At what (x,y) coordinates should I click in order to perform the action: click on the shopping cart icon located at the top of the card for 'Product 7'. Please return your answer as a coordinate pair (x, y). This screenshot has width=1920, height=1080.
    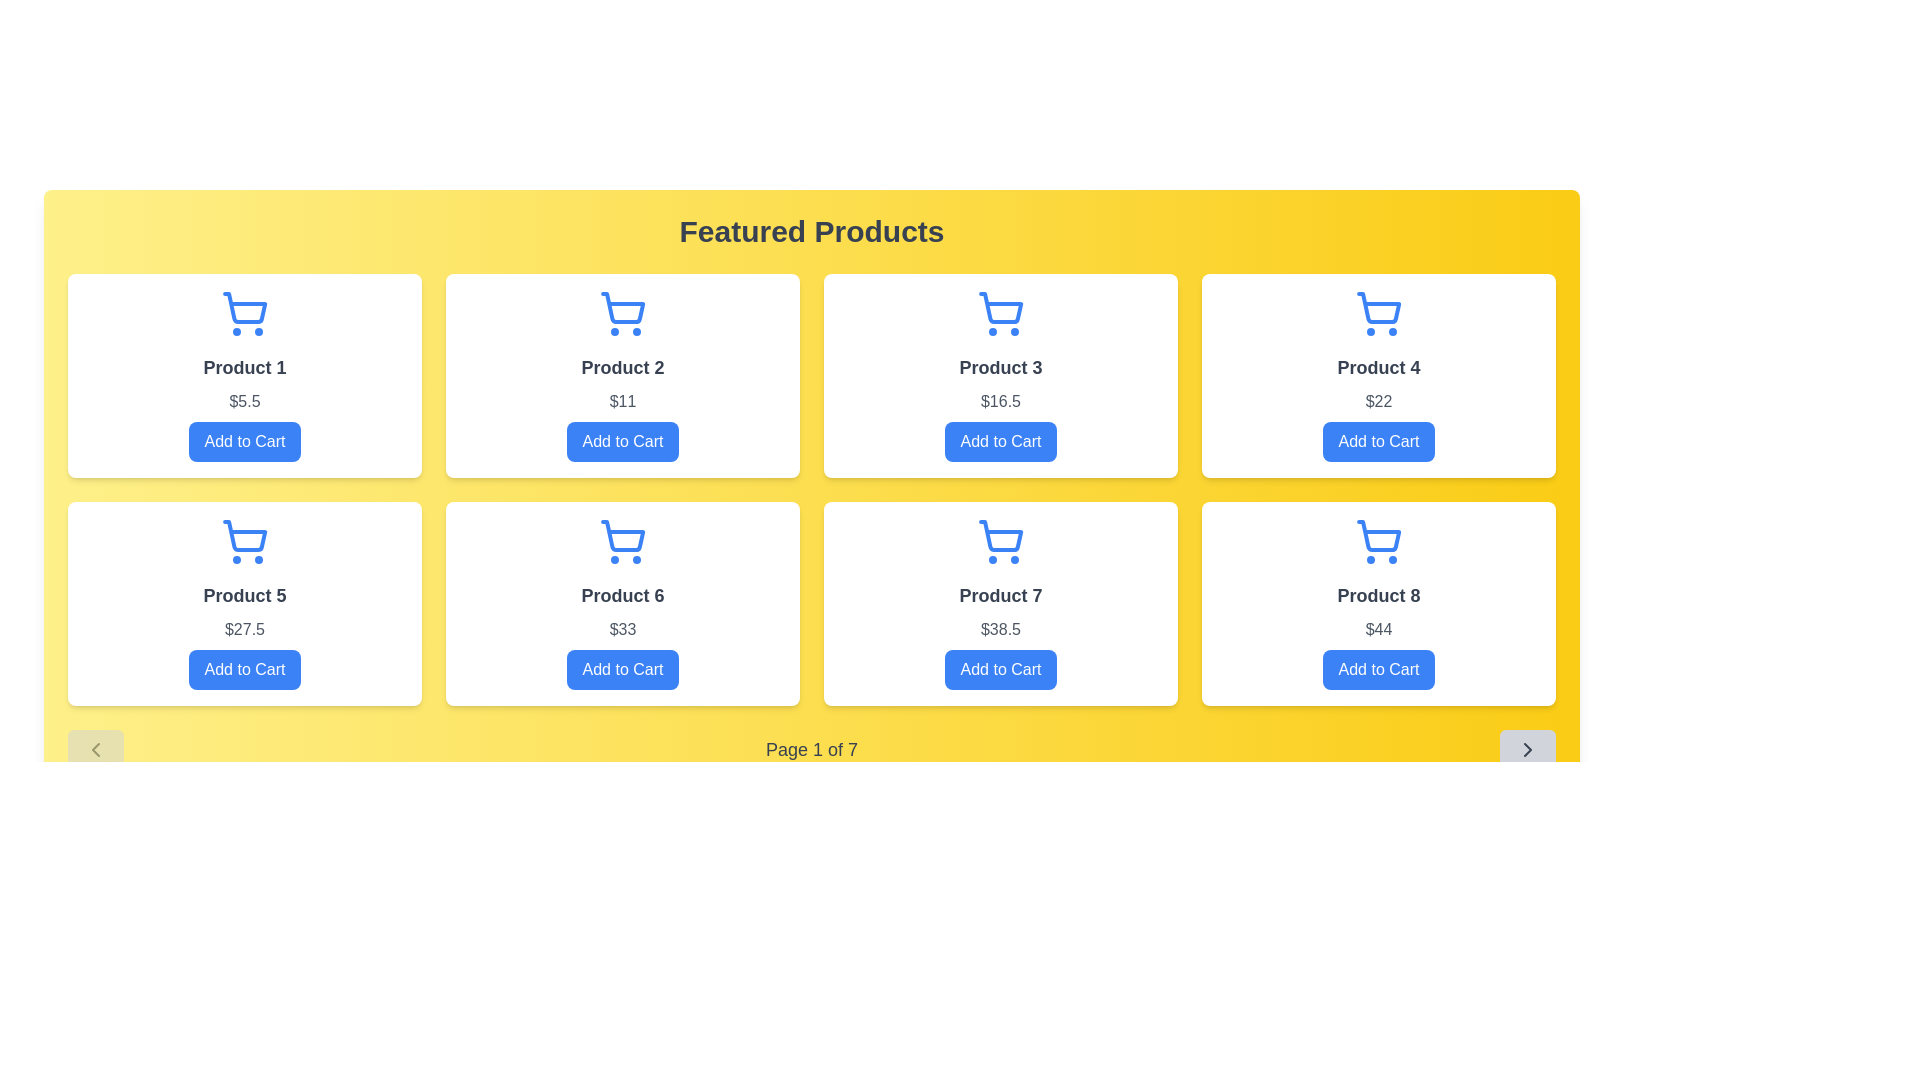
    Looking at the image, I should click on (1001, 535).